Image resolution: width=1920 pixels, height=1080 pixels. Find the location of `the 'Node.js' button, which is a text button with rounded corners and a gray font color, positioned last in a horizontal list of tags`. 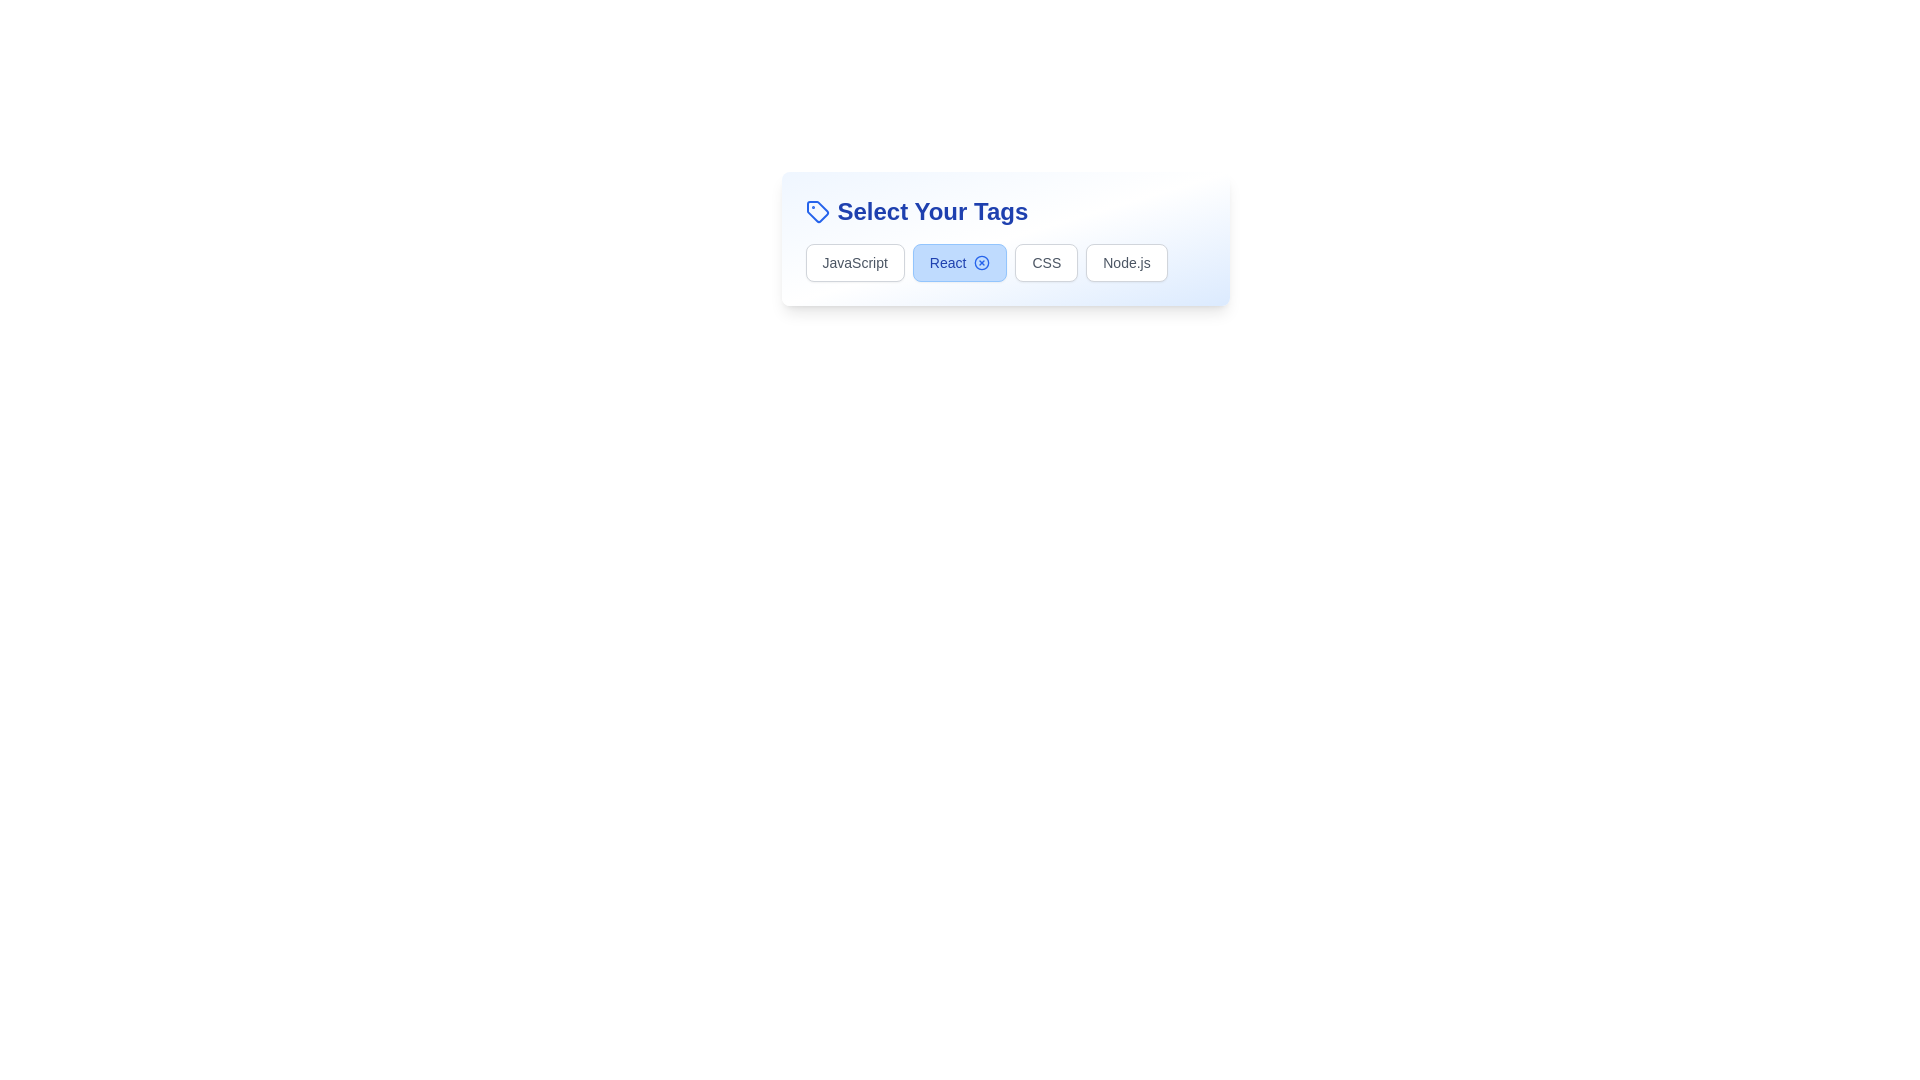

the 'Node.js' button, which is a text button with rounded corners and a gray font color, positioned last in a horizontal list of tags is located at coordinates (1127, 261).